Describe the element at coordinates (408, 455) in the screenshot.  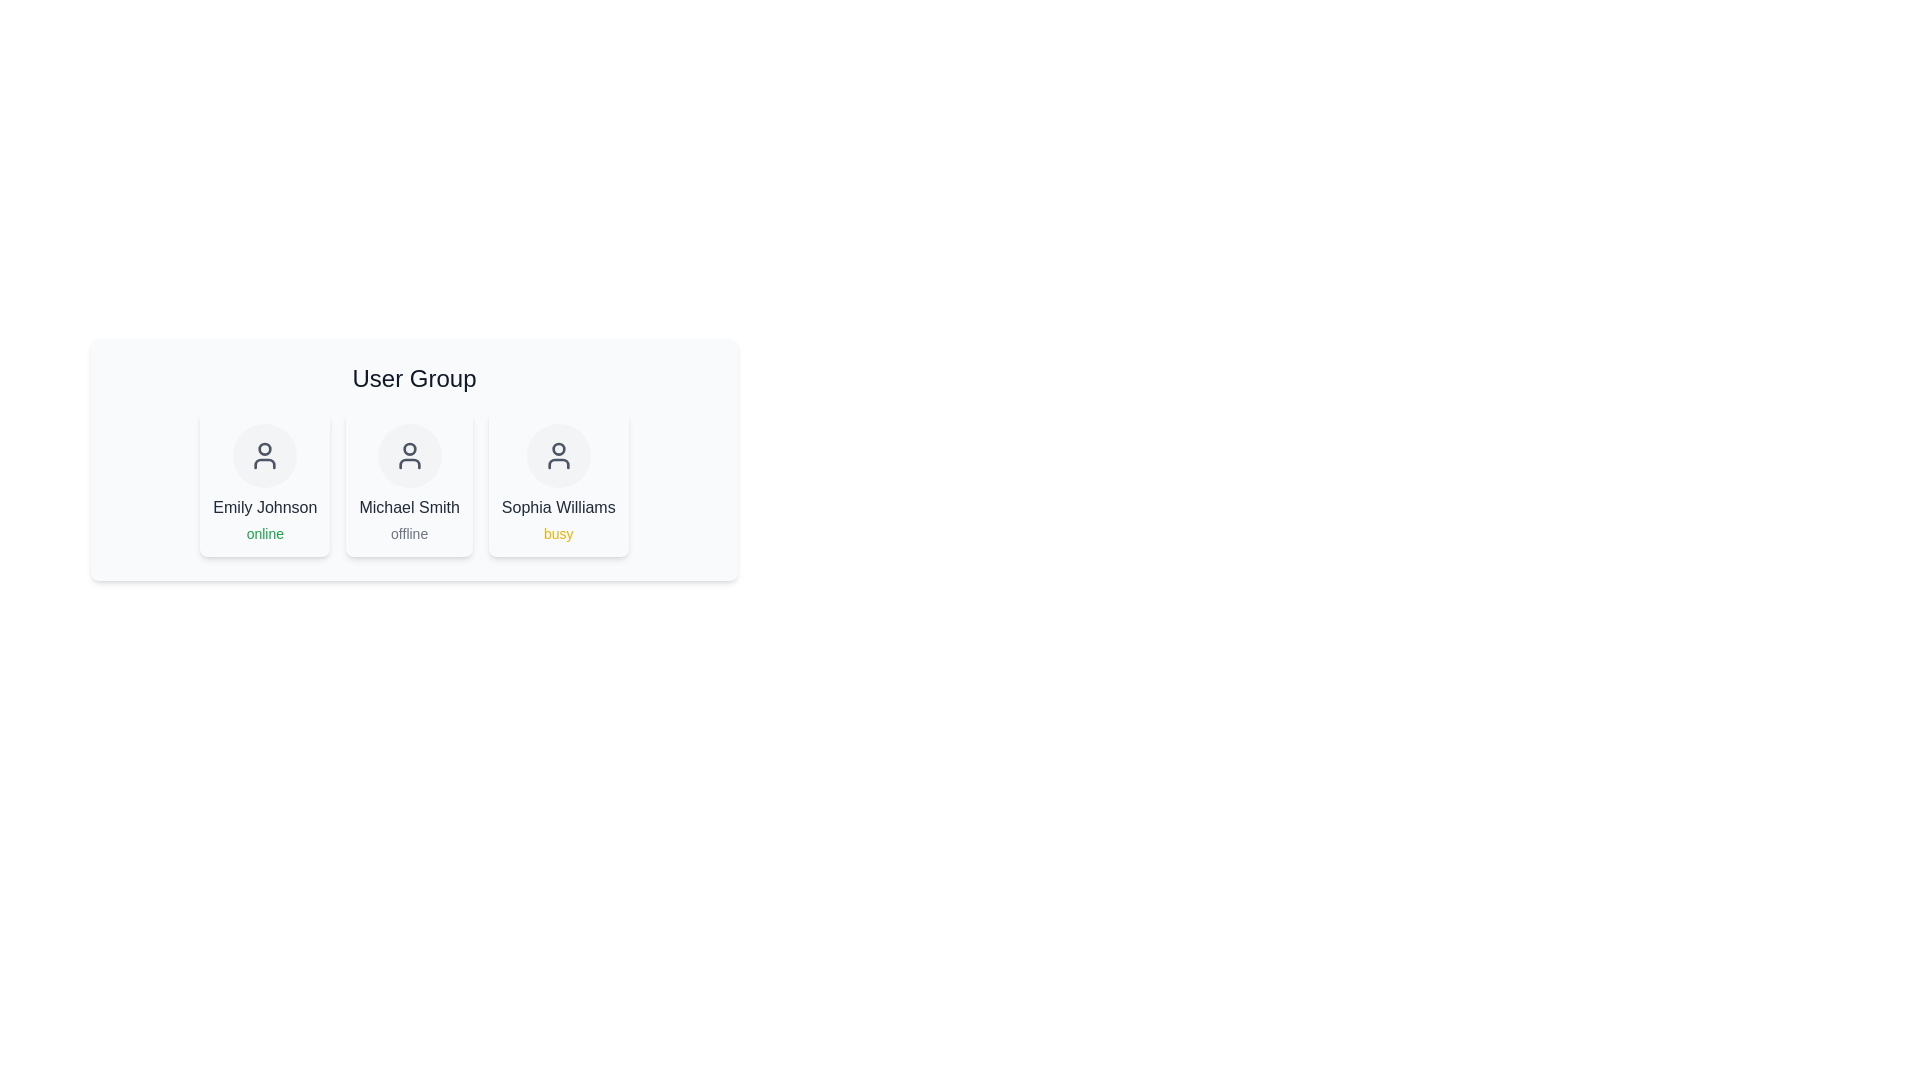
I see `the Profile Icon representing user 'Michael Smith', which is located in the central panel of a user group interface above the text 'Michael Smith'` at that location.